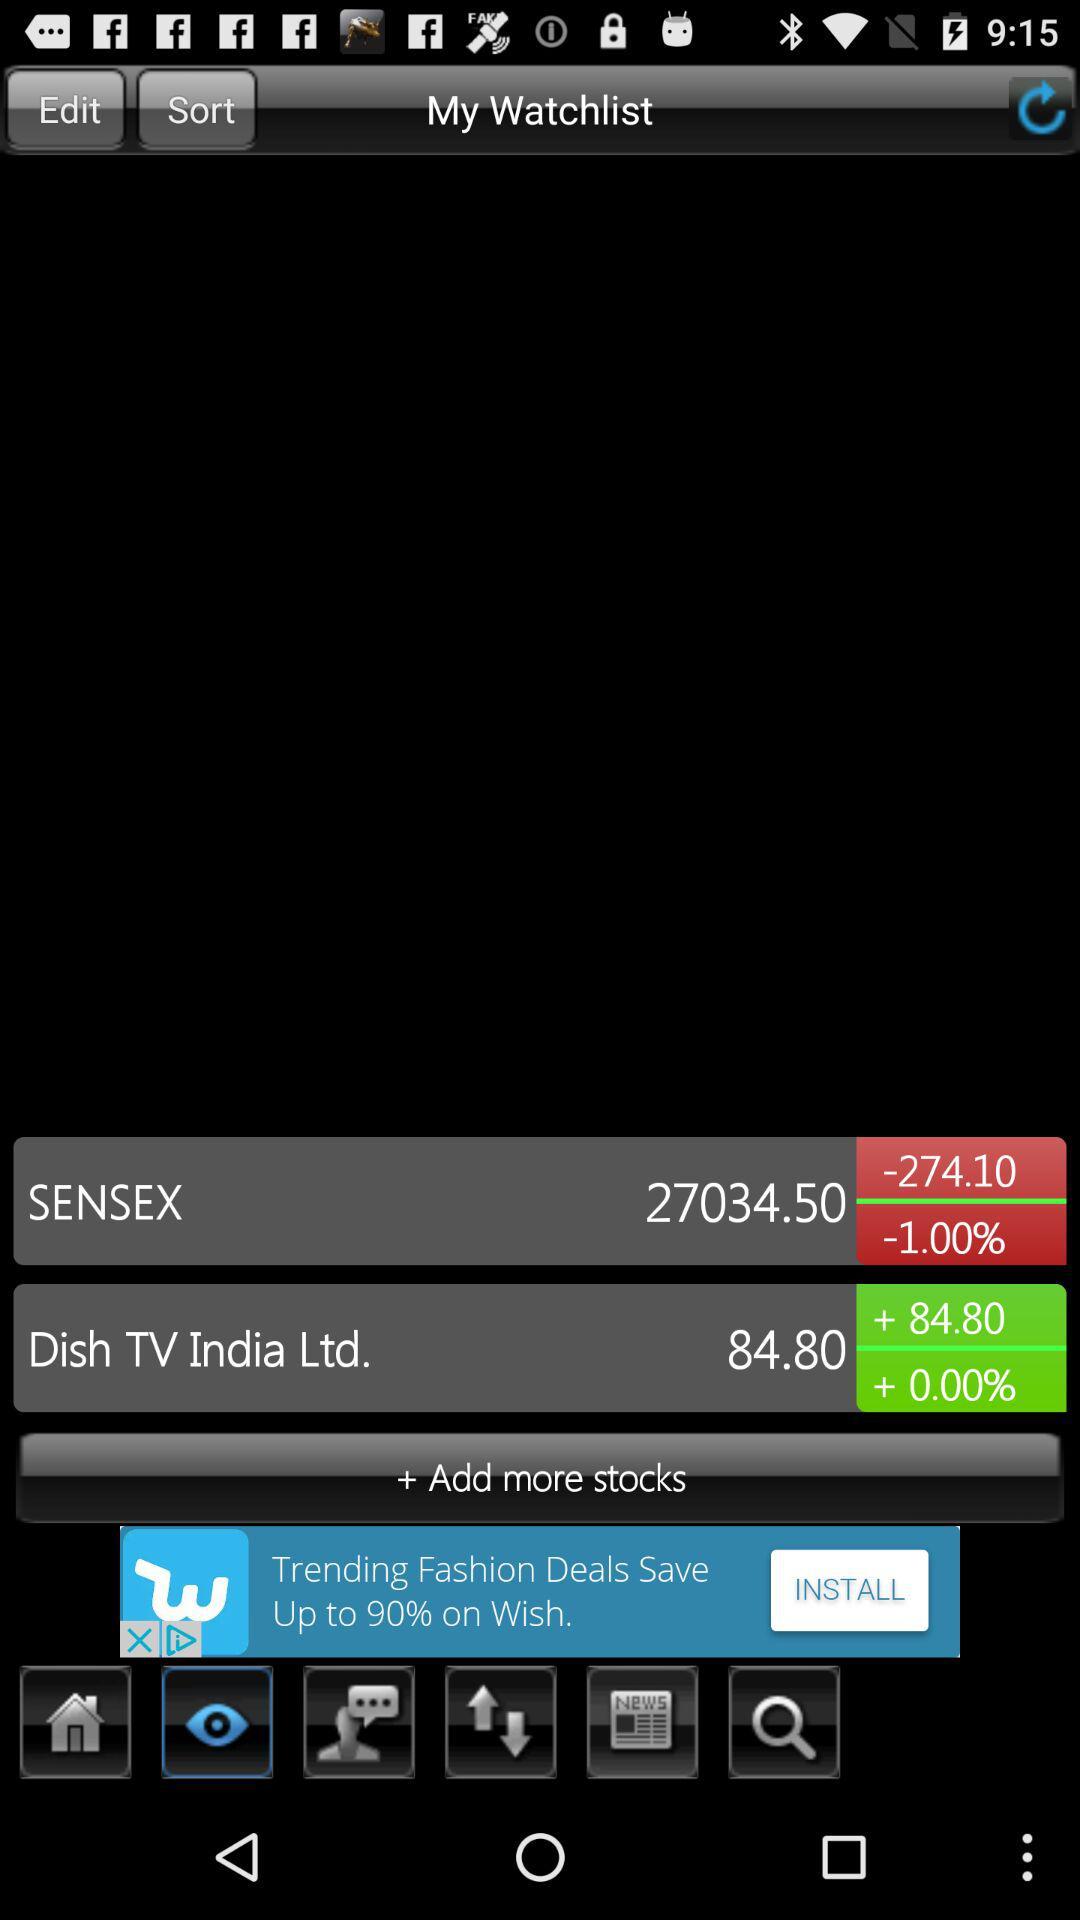 This screenshot has height=1920, width=1080. What do you see at coordinates (217, 1727) in the screenshot?
I see `list` at bounding box center [217, 1727].